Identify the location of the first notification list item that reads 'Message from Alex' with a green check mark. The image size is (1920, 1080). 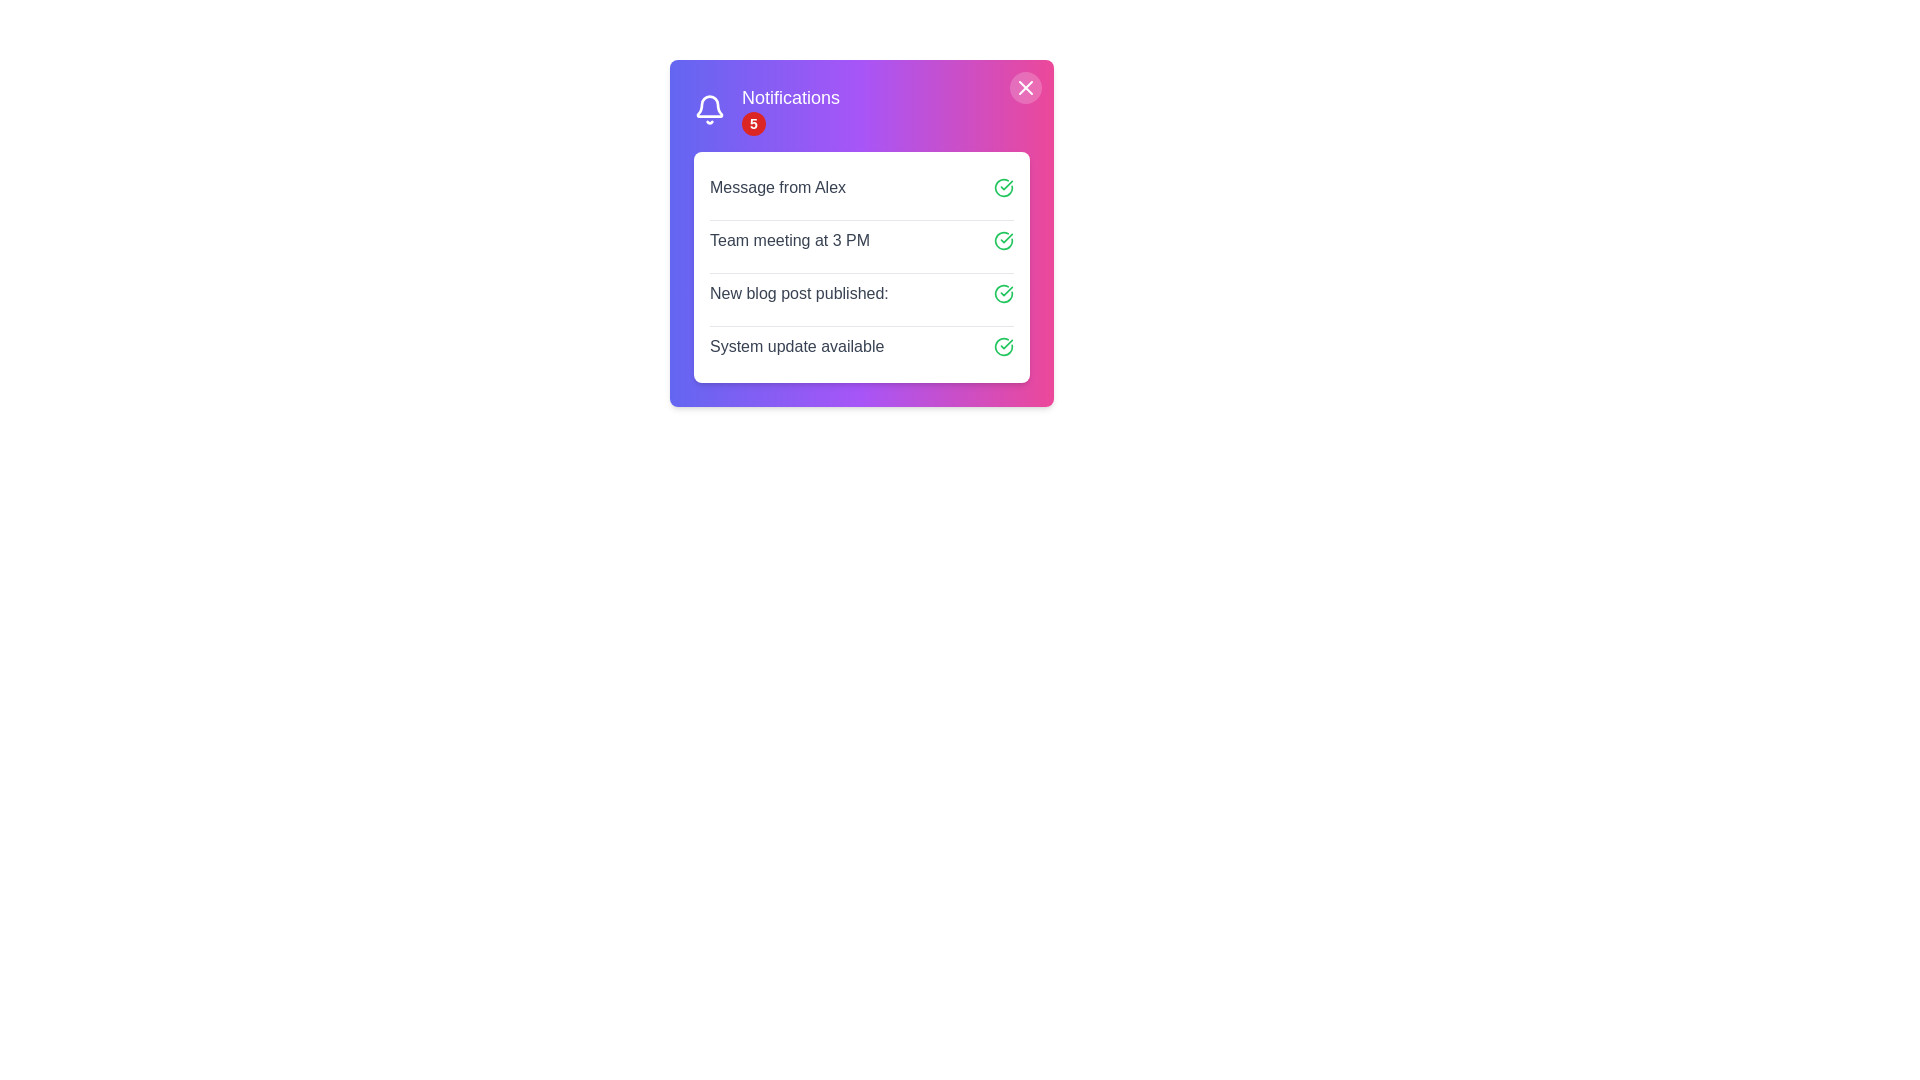
(862, 188).